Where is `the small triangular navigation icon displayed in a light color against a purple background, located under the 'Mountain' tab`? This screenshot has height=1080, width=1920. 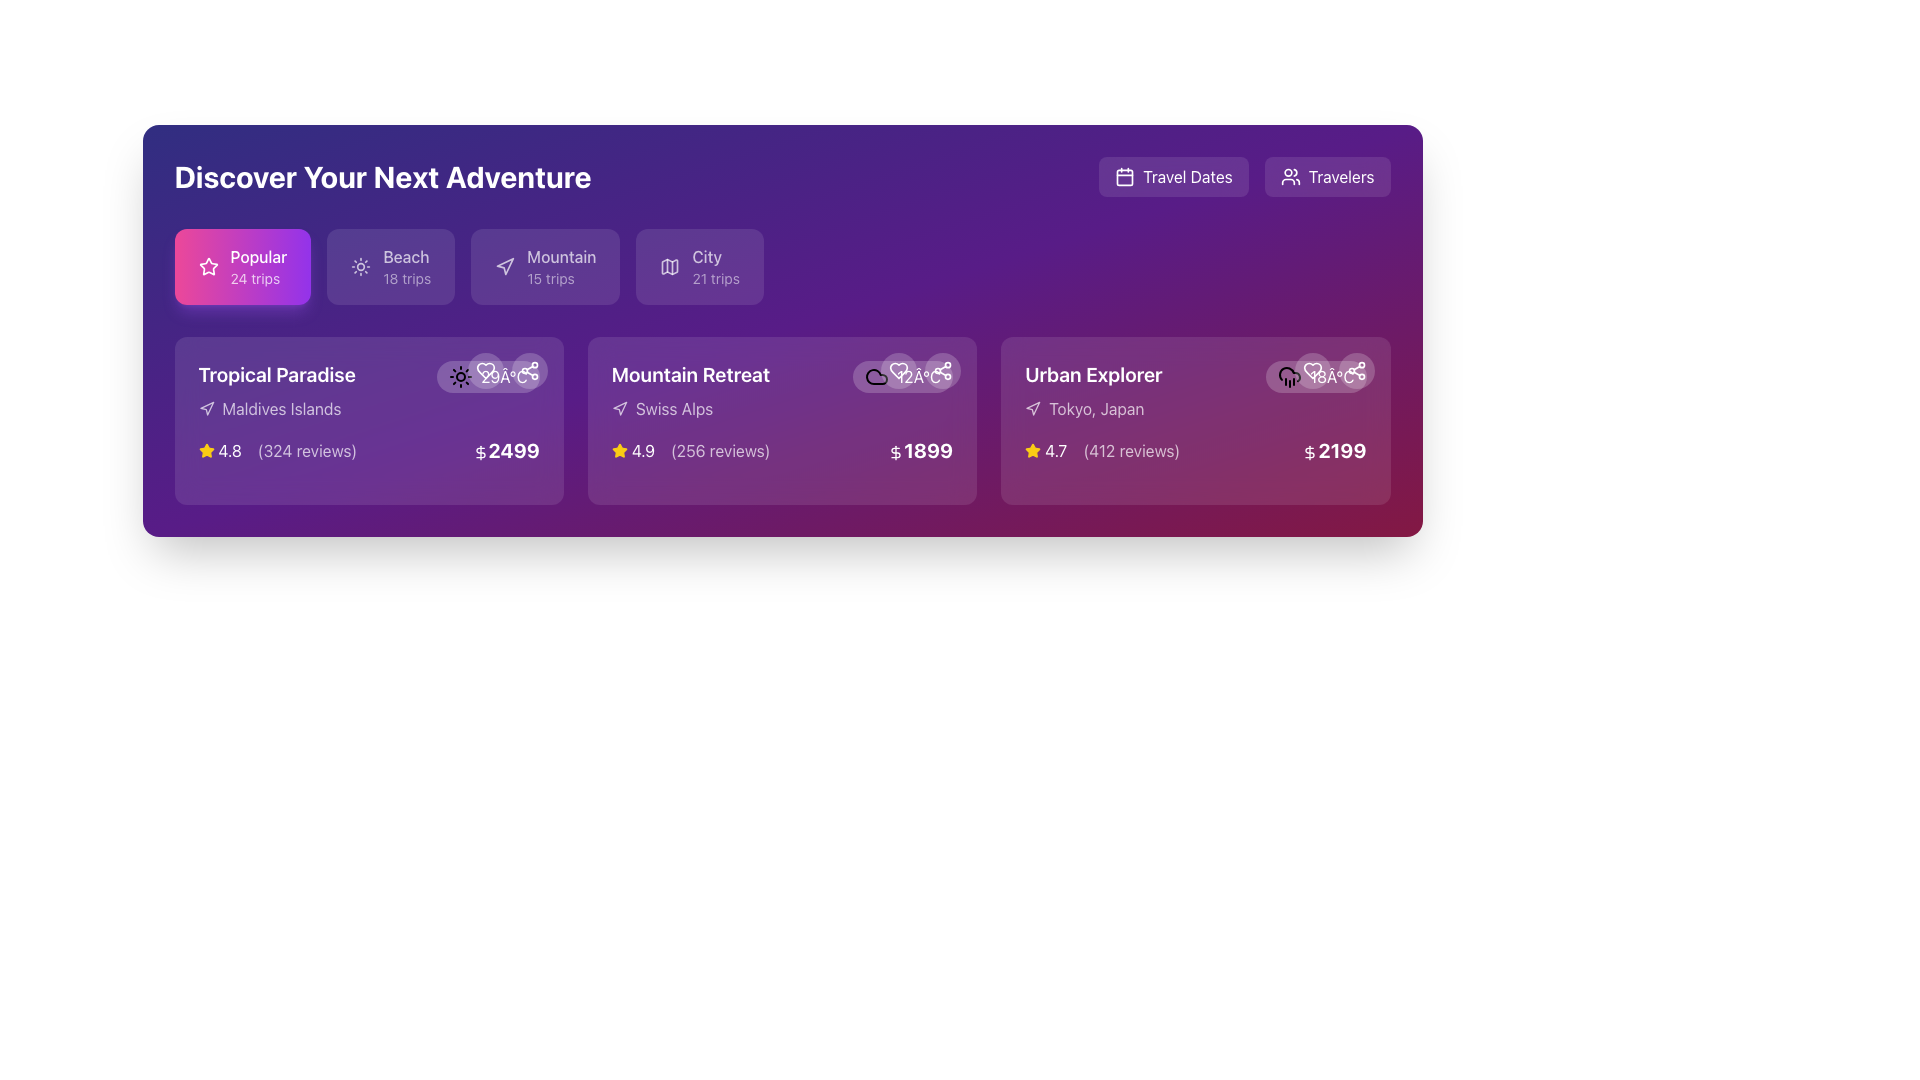 the small triangular navigation icon displayed in a light color against a purple background, located under the 'Mountain' tab is located at coordinates (505, 265).